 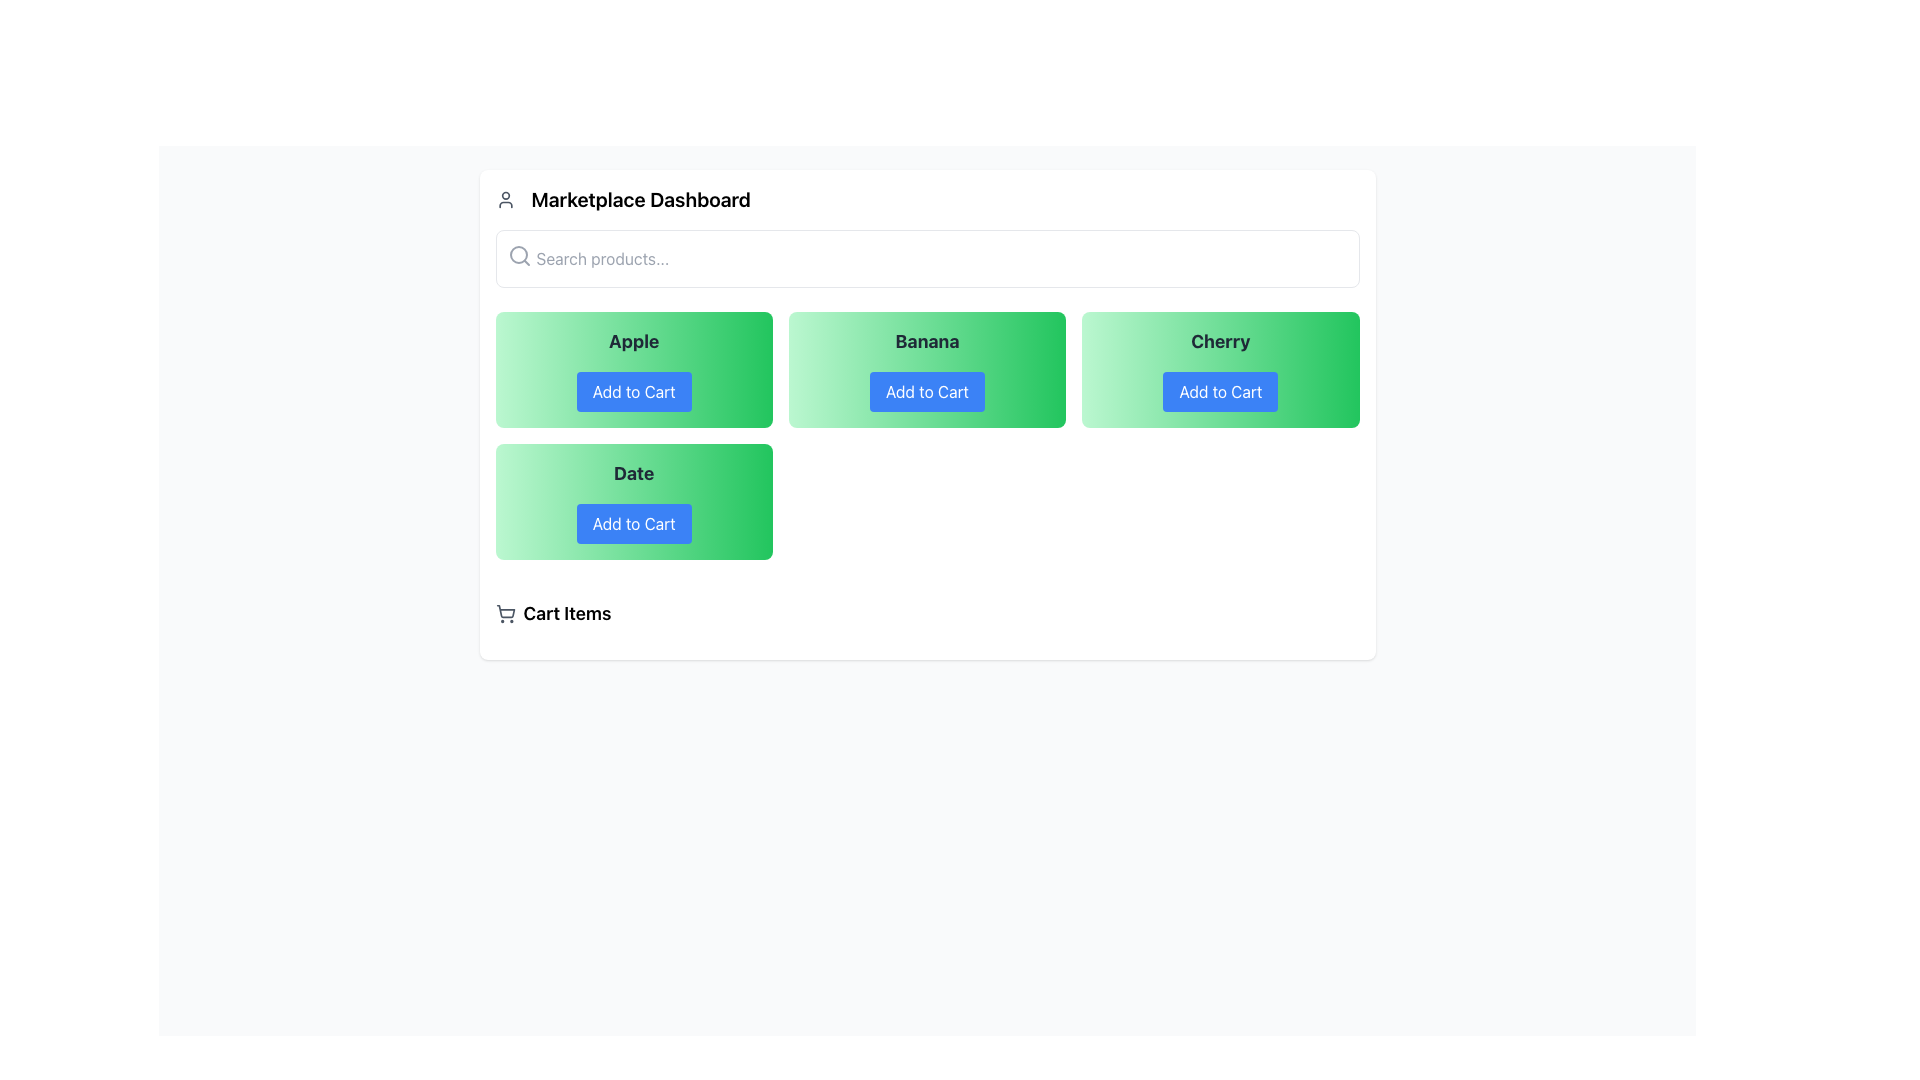 What do you see at coordinates (505, 200) in the screenshot?
I see `the user profile icon located in the header section, which is the leftmost component preceding the 'Marketplace Dashboard' text` at bounding box center [505, 200].